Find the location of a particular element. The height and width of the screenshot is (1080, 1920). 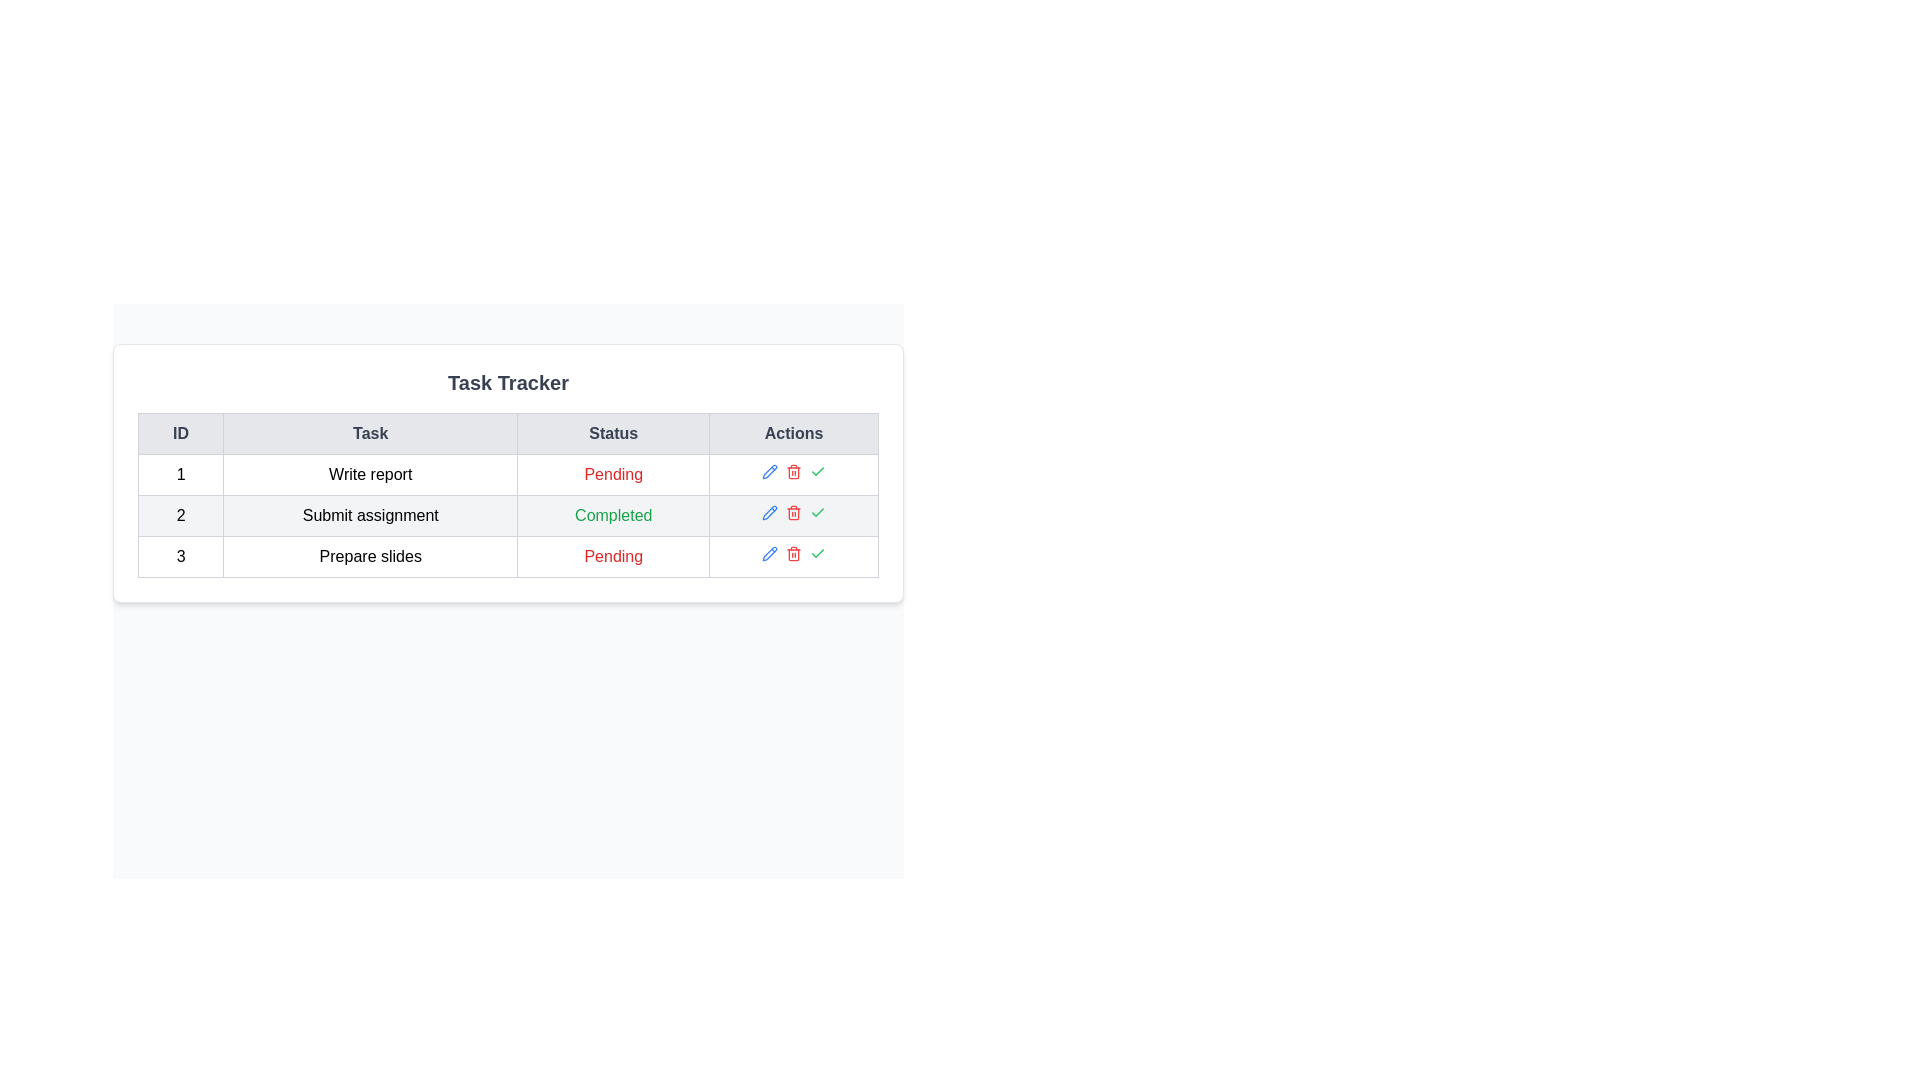

the check icon for task with ID 2 to mark it as completed is located at coordinates (818, 512).